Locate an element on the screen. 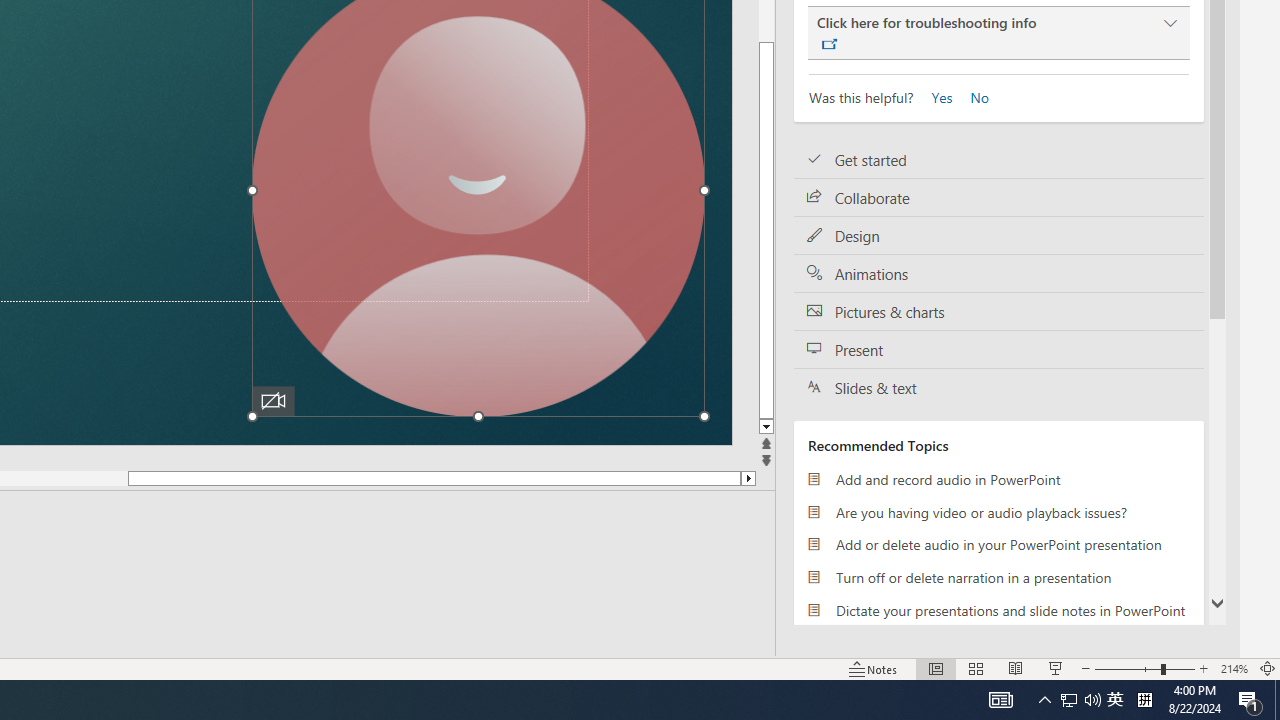  'Add and record audio in PowerPoint' is located at coordinates (999, 479).